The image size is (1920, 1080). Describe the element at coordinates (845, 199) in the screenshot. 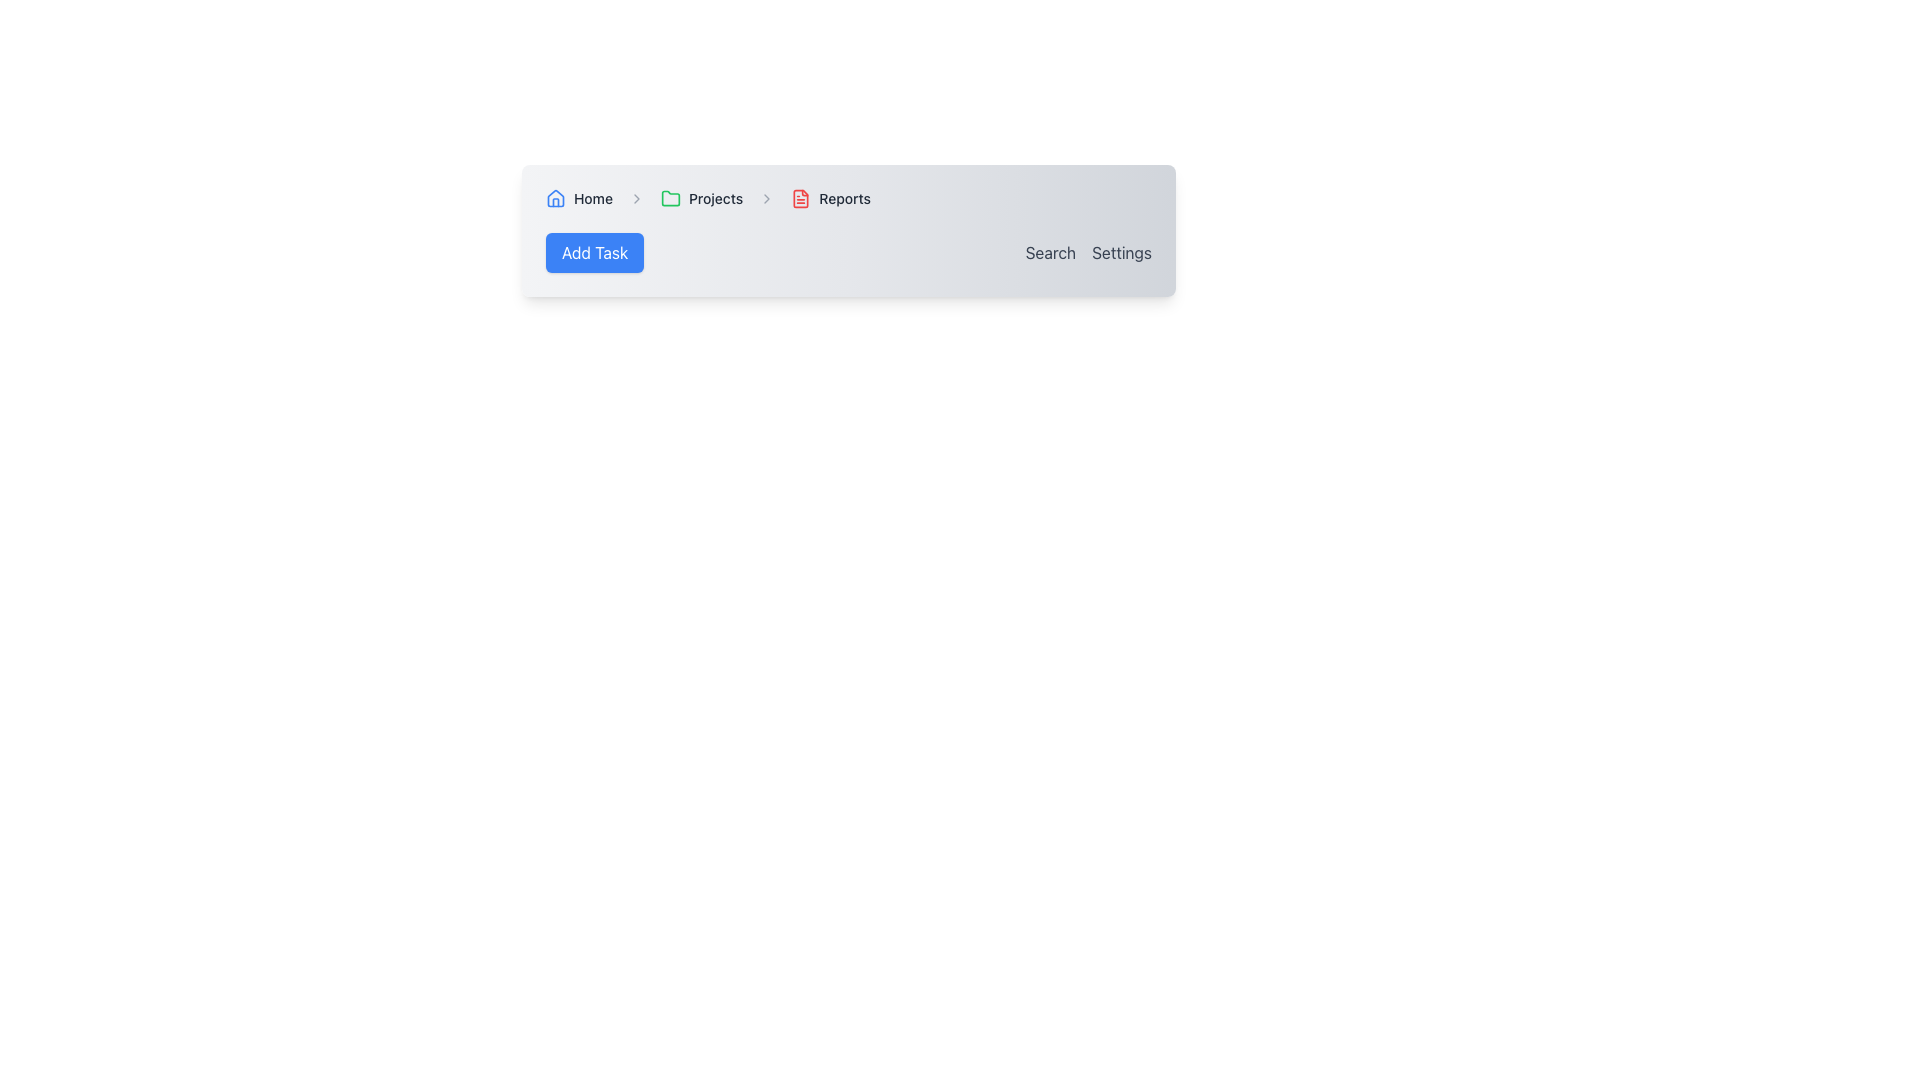

I see `the 'Reports' text label in the top navigation bar, which is styled in dark gray and follows 'Home' and 'Projects'` at that location.